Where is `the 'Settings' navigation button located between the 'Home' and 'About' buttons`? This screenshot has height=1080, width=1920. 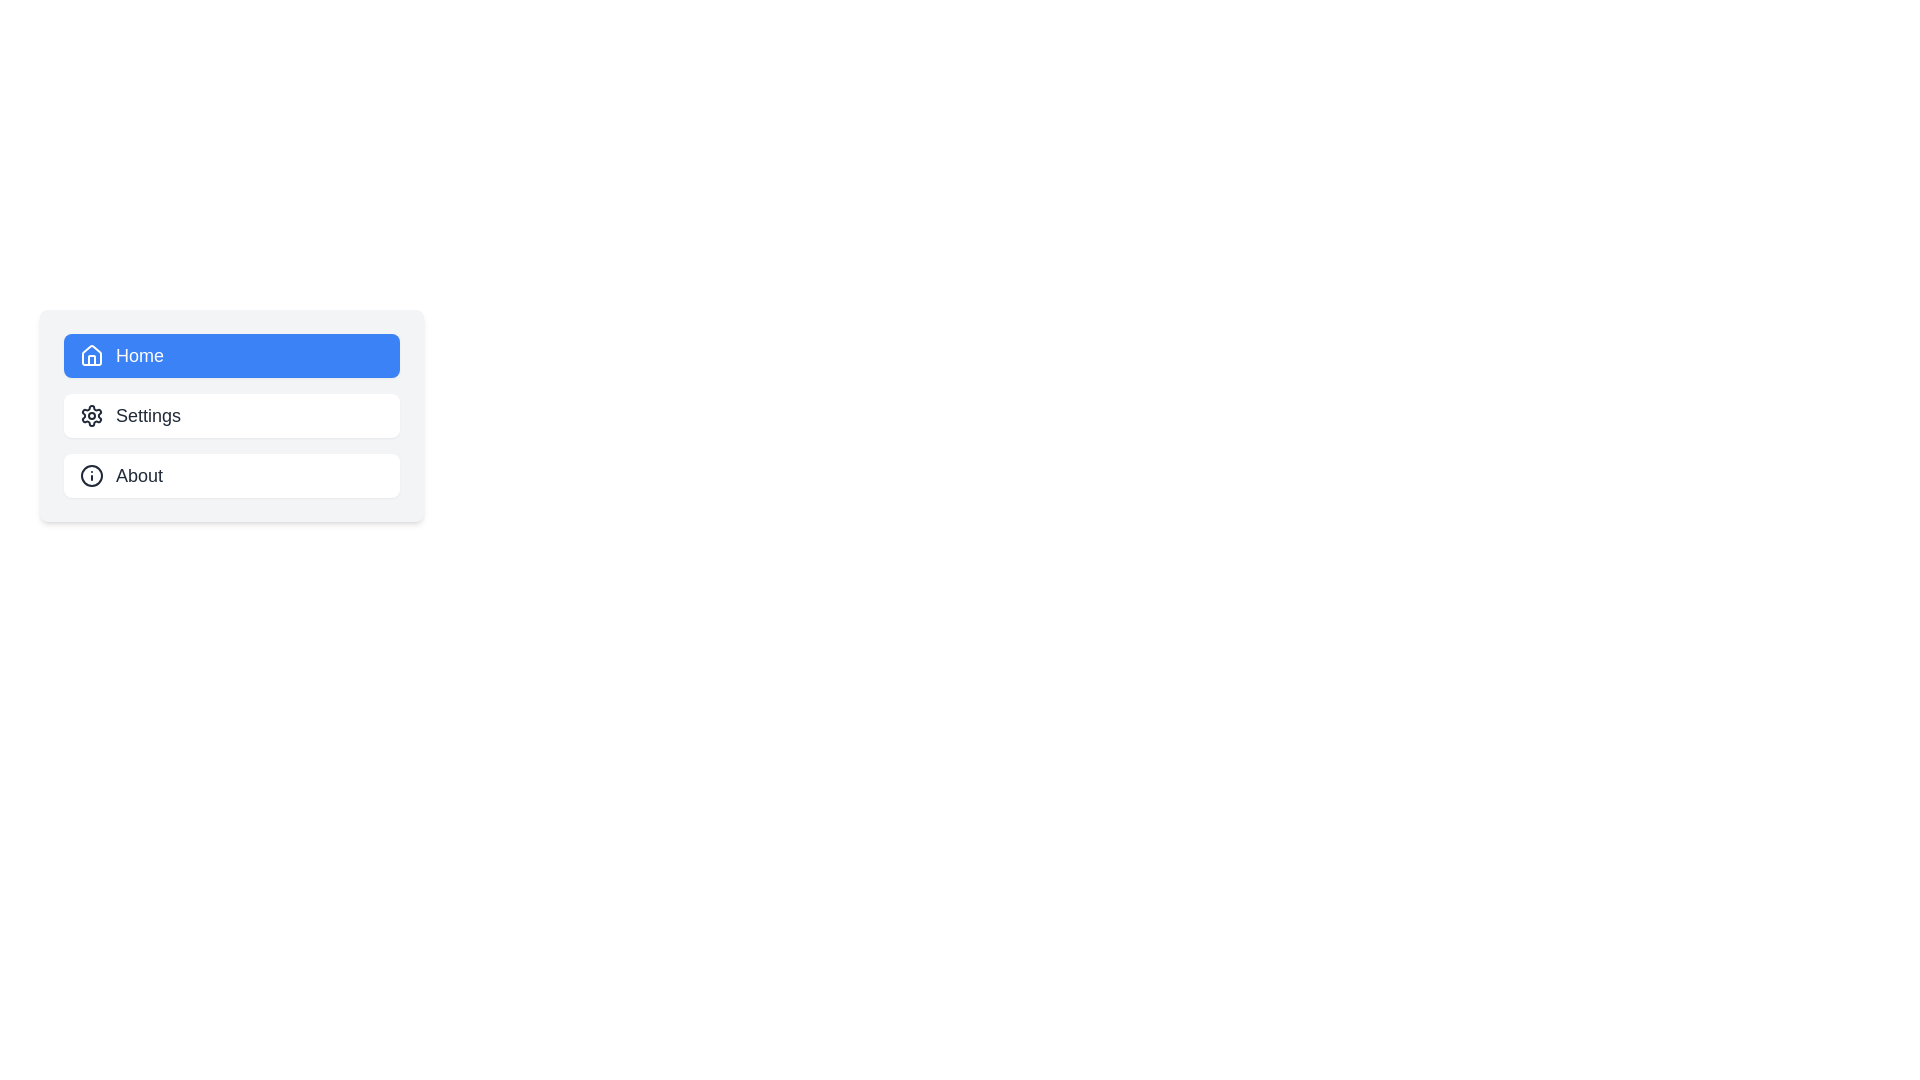
the 'Settings' navigation button located between the 'Home' and 'About' buttons is located at coordinates (231, 415).